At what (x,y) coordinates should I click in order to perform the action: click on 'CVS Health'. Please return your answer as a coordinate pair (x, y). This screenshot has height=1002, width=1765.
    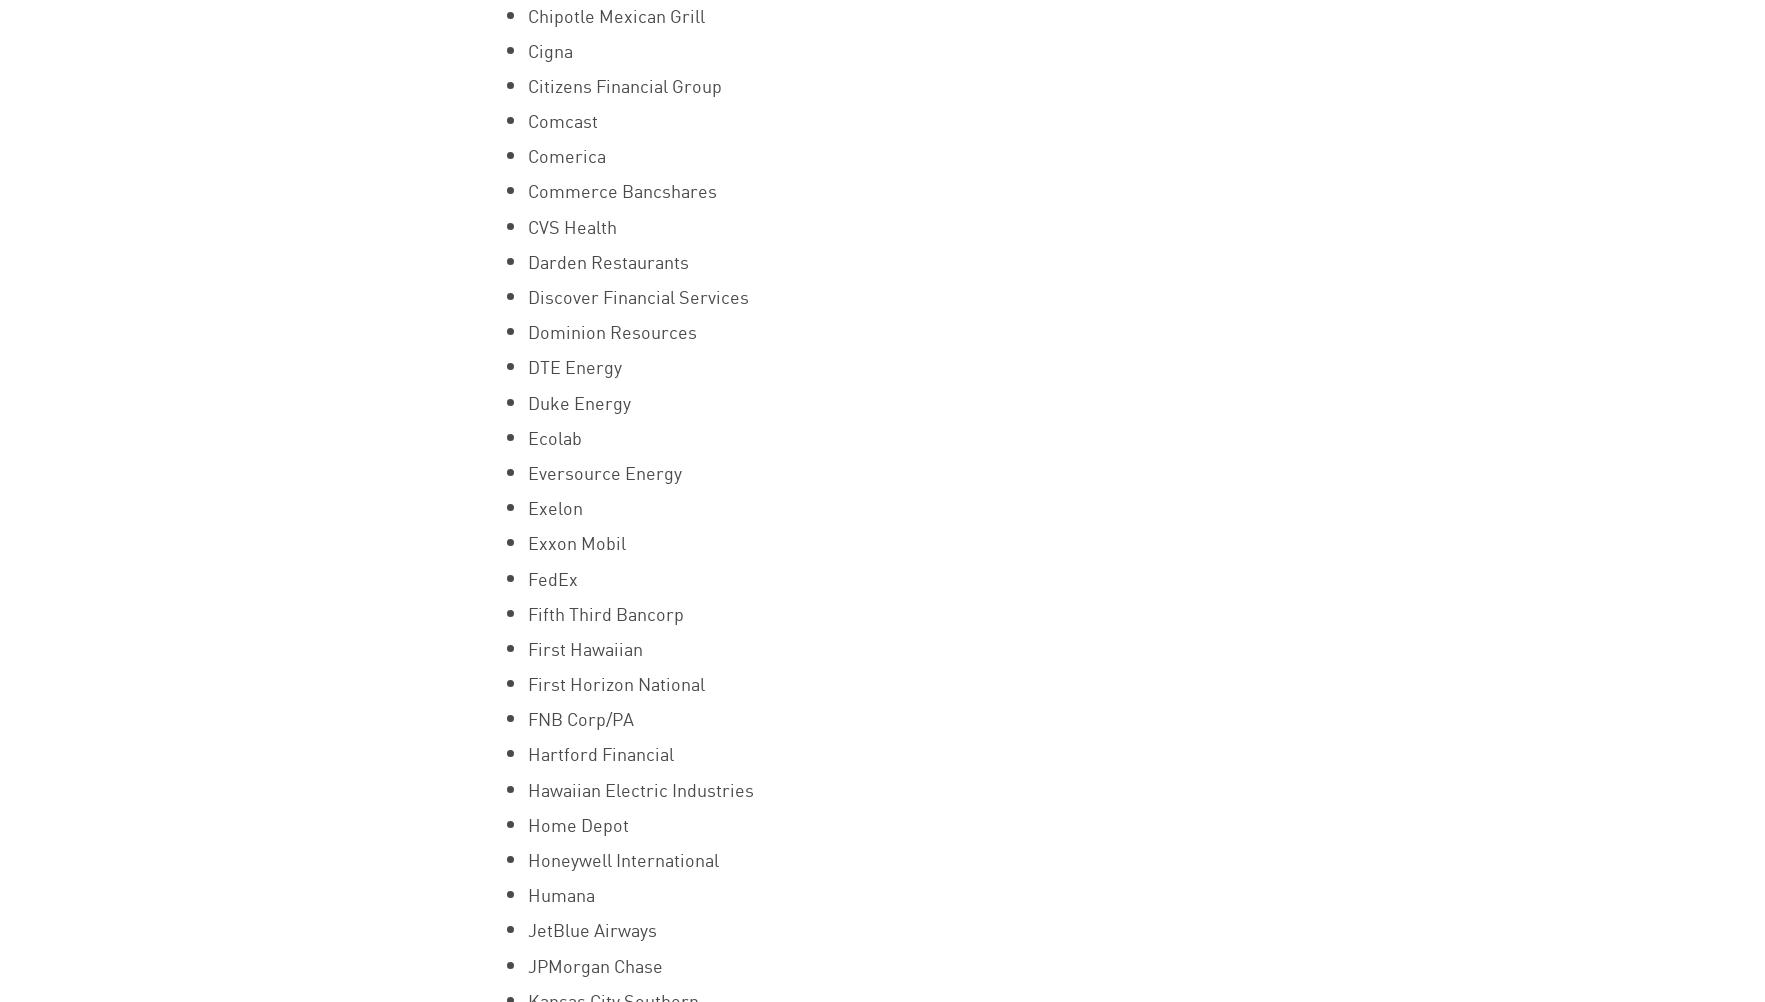
    Looking at the image, I should click on (526, 225).